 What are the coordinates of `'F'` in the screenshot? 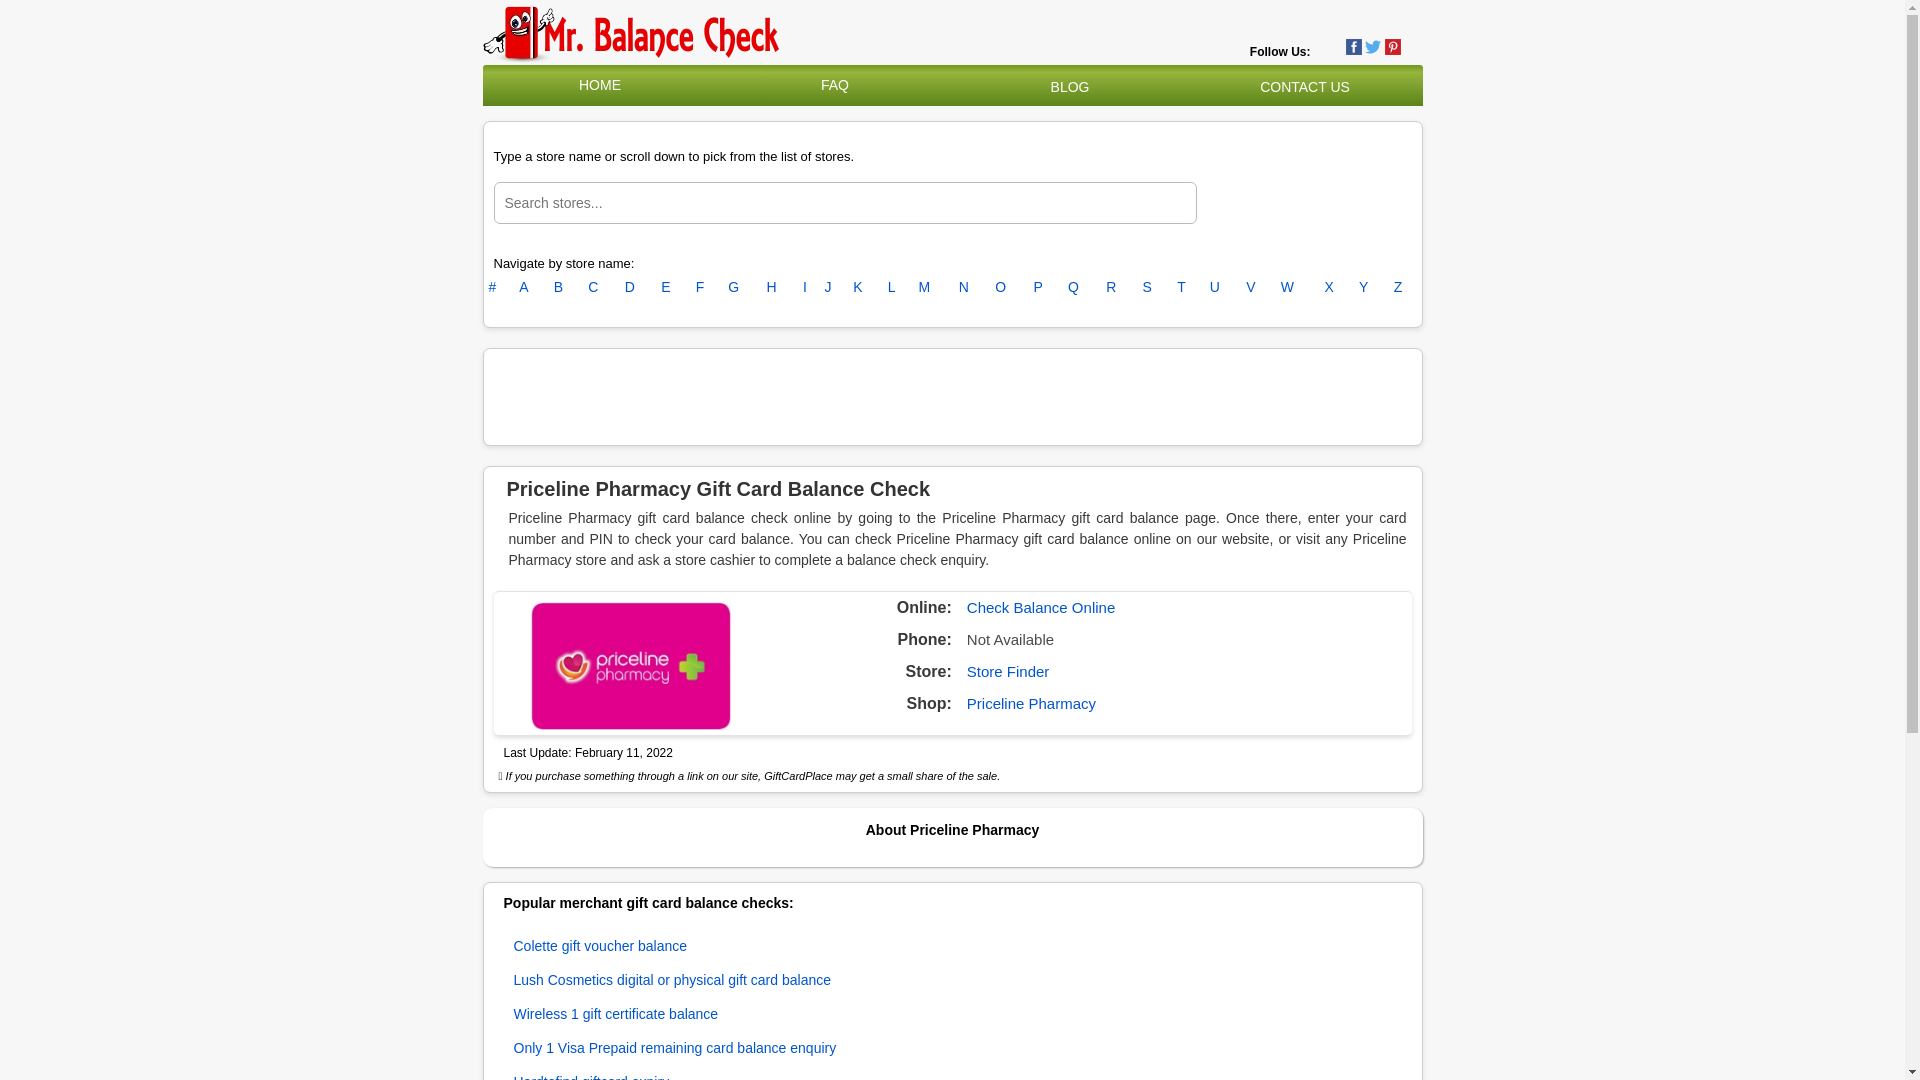 It's located at (700, 286).